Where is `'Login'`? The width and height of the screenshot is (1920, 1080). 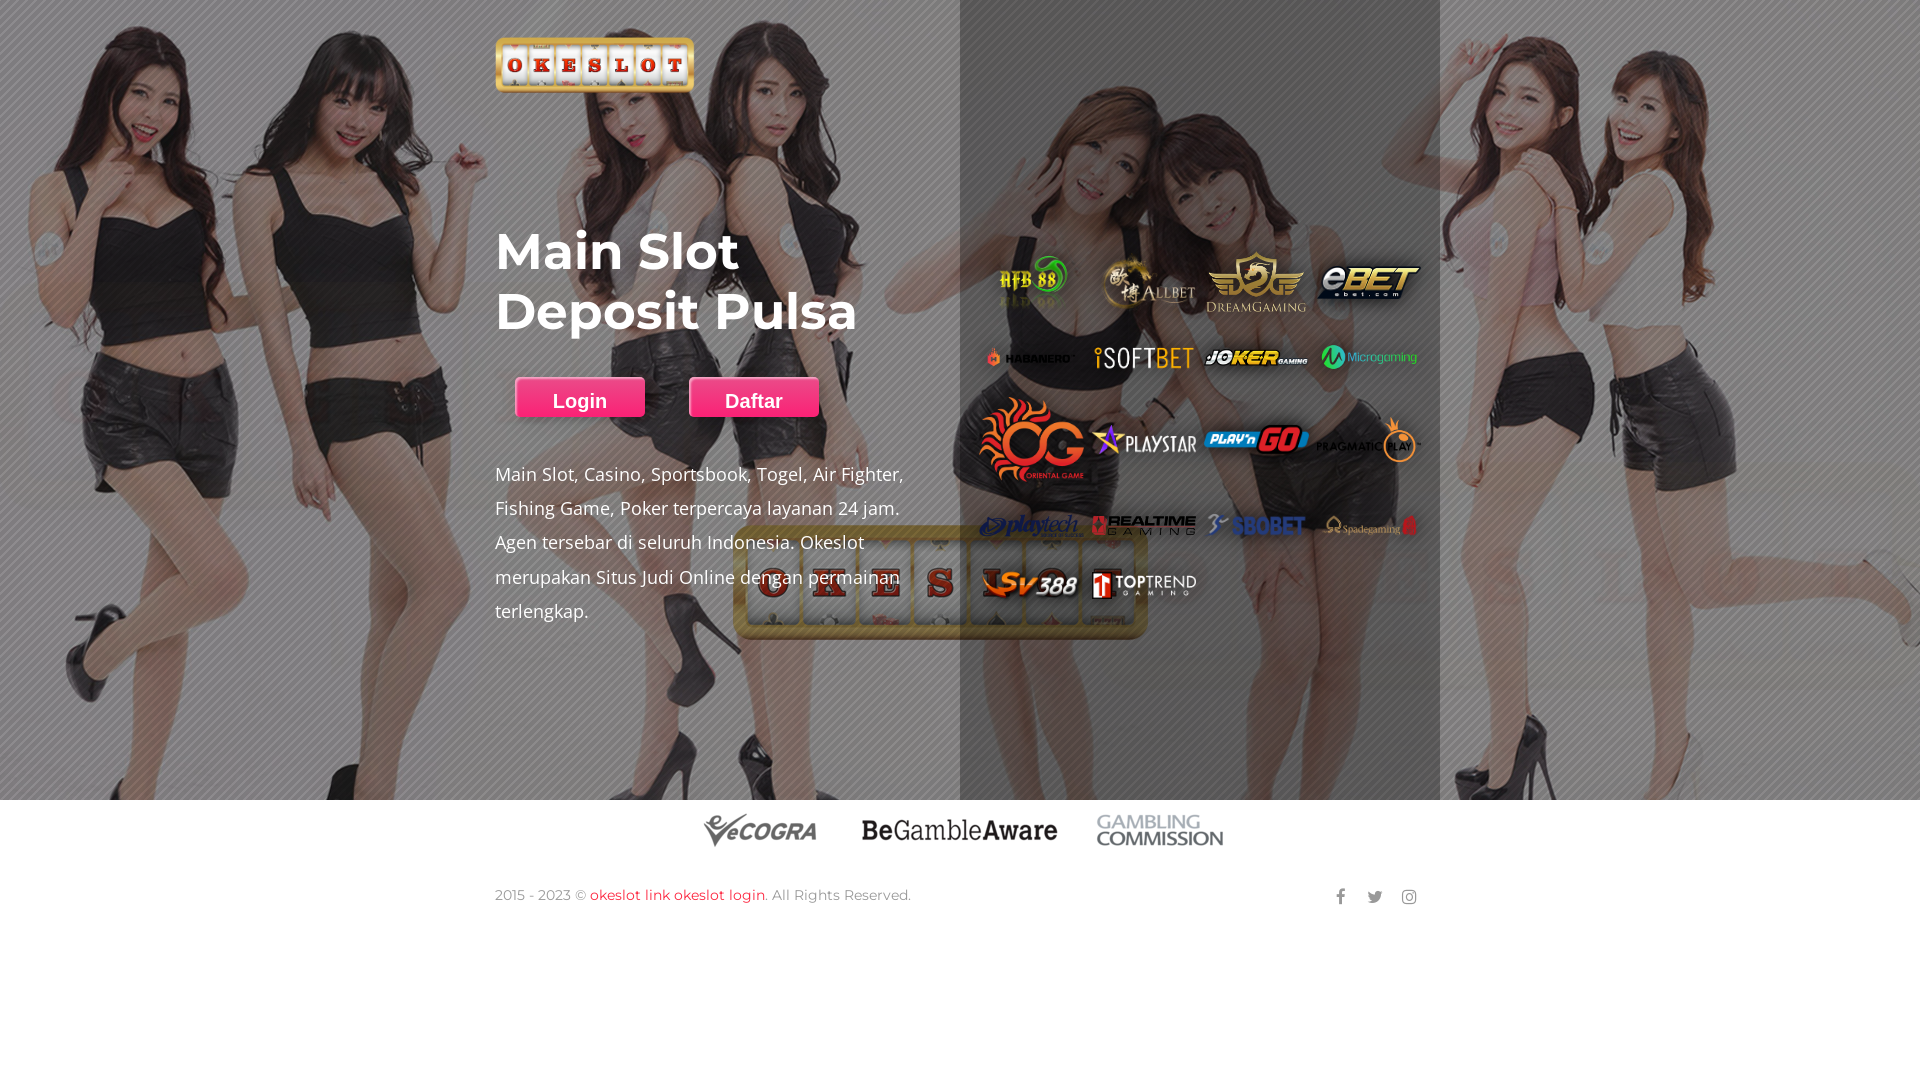
'Login' is located at coordinates (579, 397).